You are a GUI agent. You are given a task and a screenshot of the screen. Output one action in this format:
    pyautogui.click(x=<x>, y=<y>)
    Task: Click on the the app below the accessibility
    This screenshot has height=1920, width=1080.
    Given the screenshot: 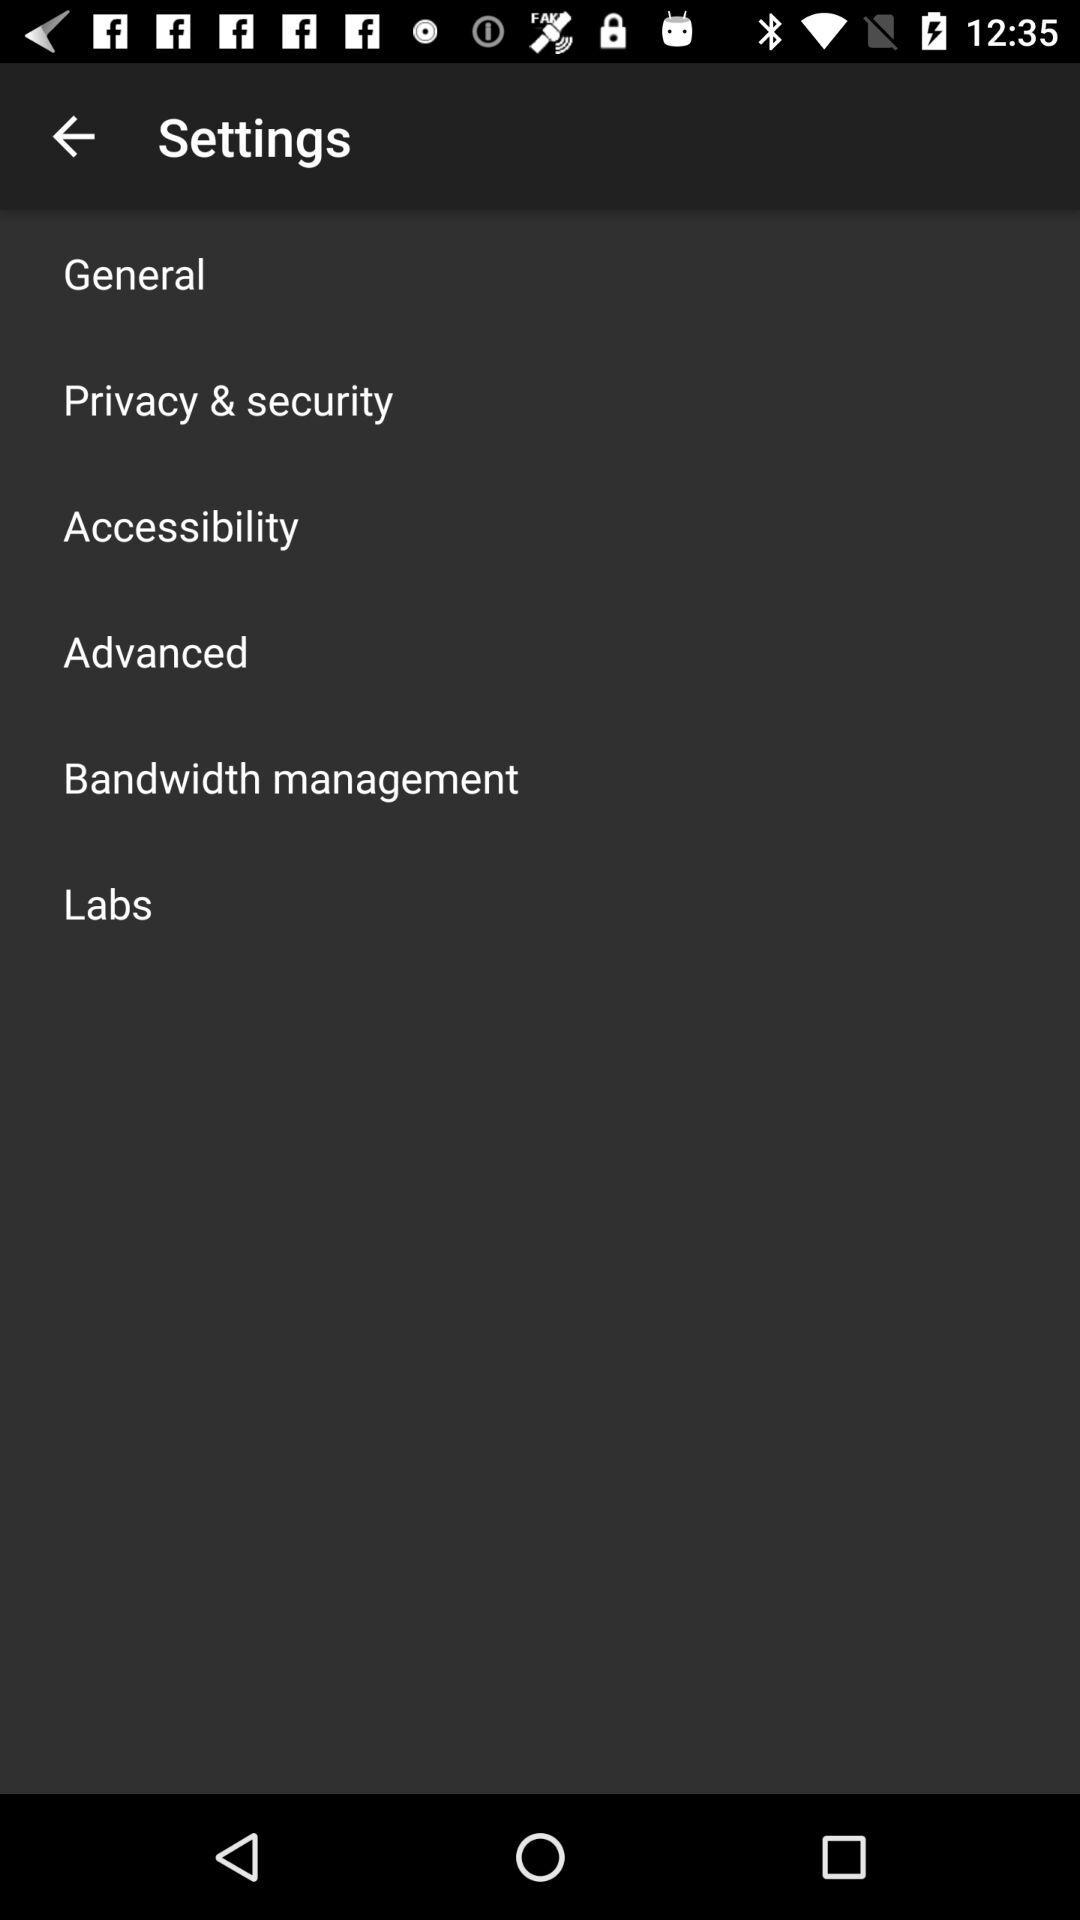 What is the action you would take?
    pyautogui.click(x=154, y=651)
    